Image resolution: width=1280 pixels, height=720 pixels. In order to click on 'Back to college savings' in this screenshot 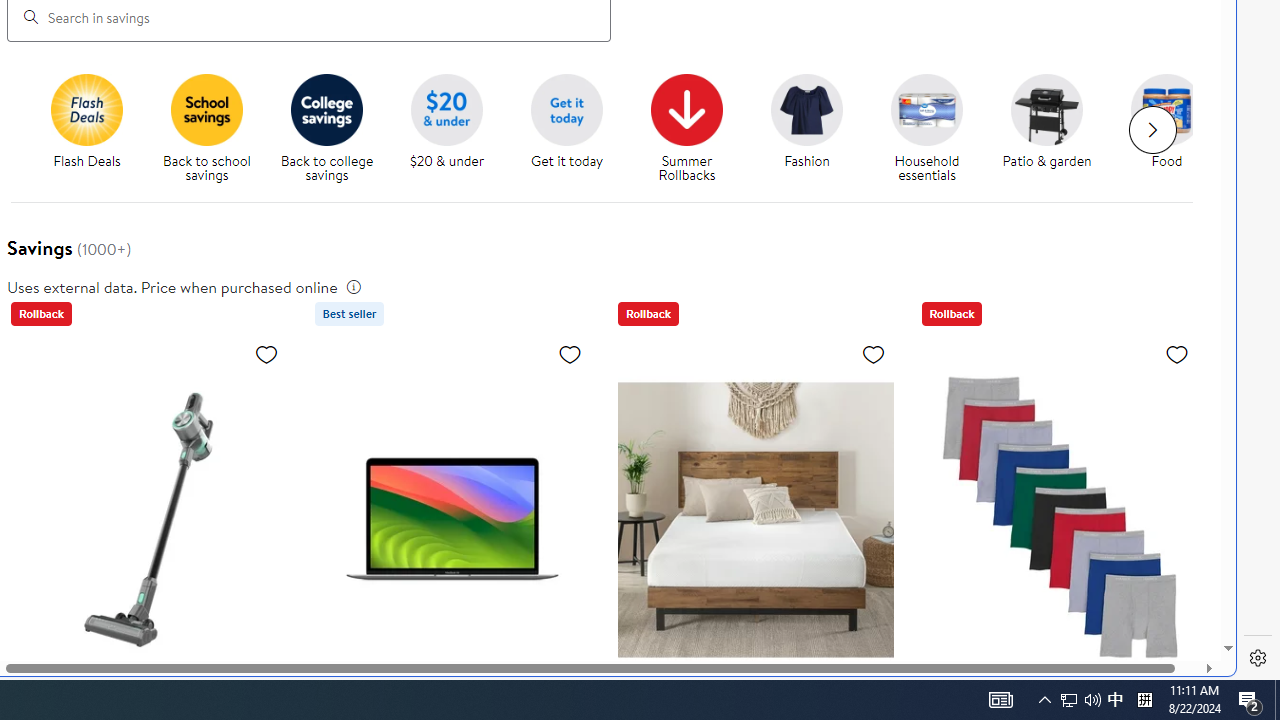, I will do `click(335, 129)`.